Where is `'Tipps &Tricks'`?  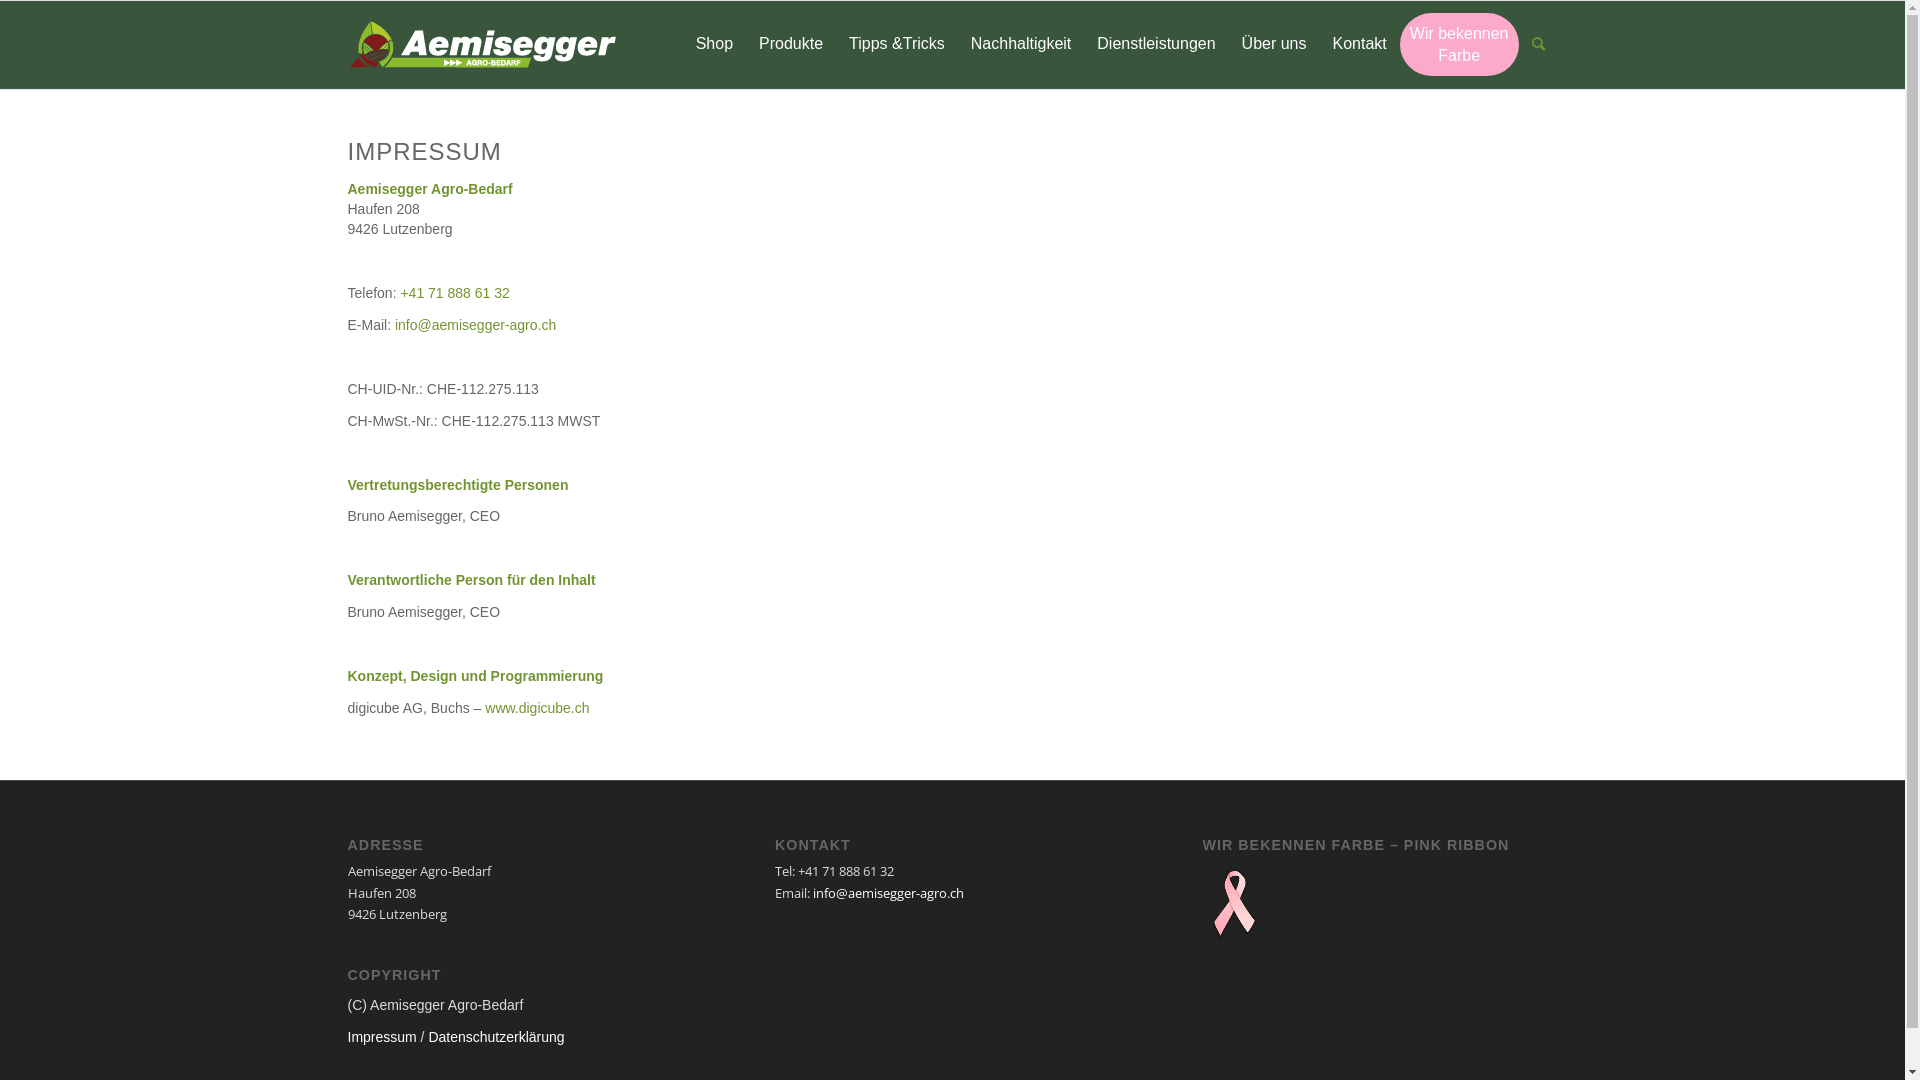 'Tipps &Tricks' is located at coordinates (896, 45).